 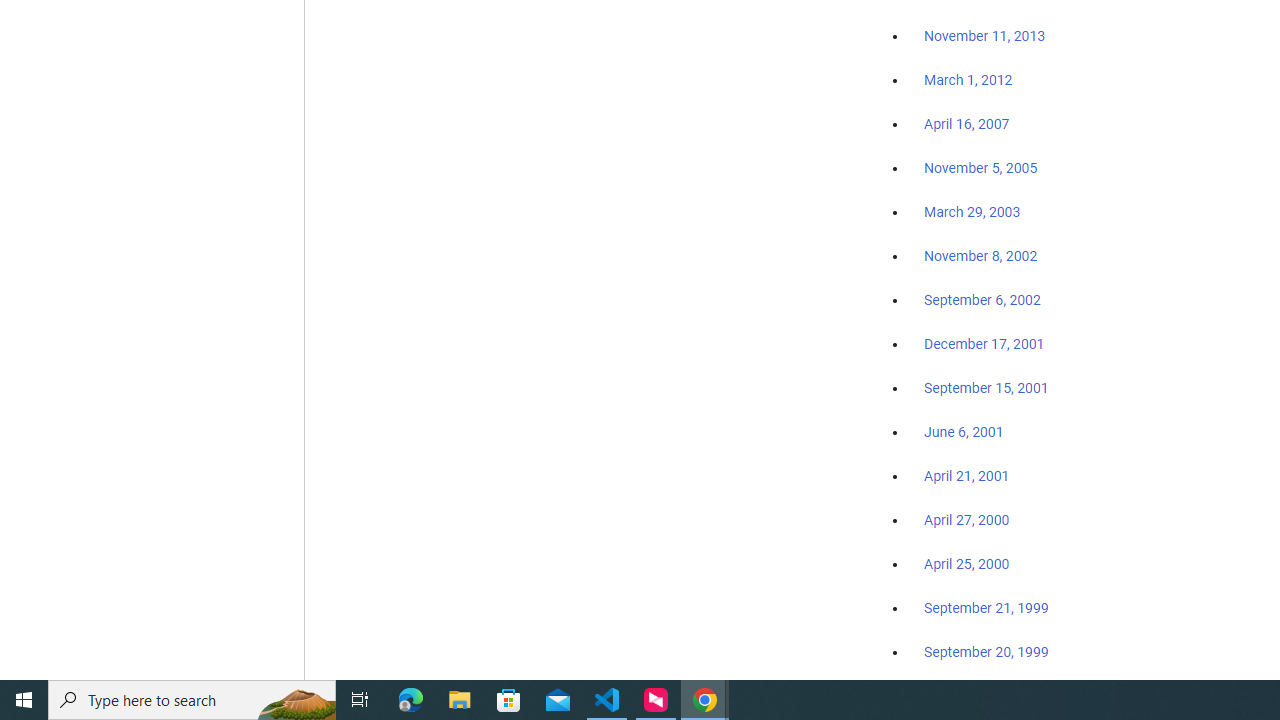 I want to click on 'September 20, 1999', so click(x=986, y=651).